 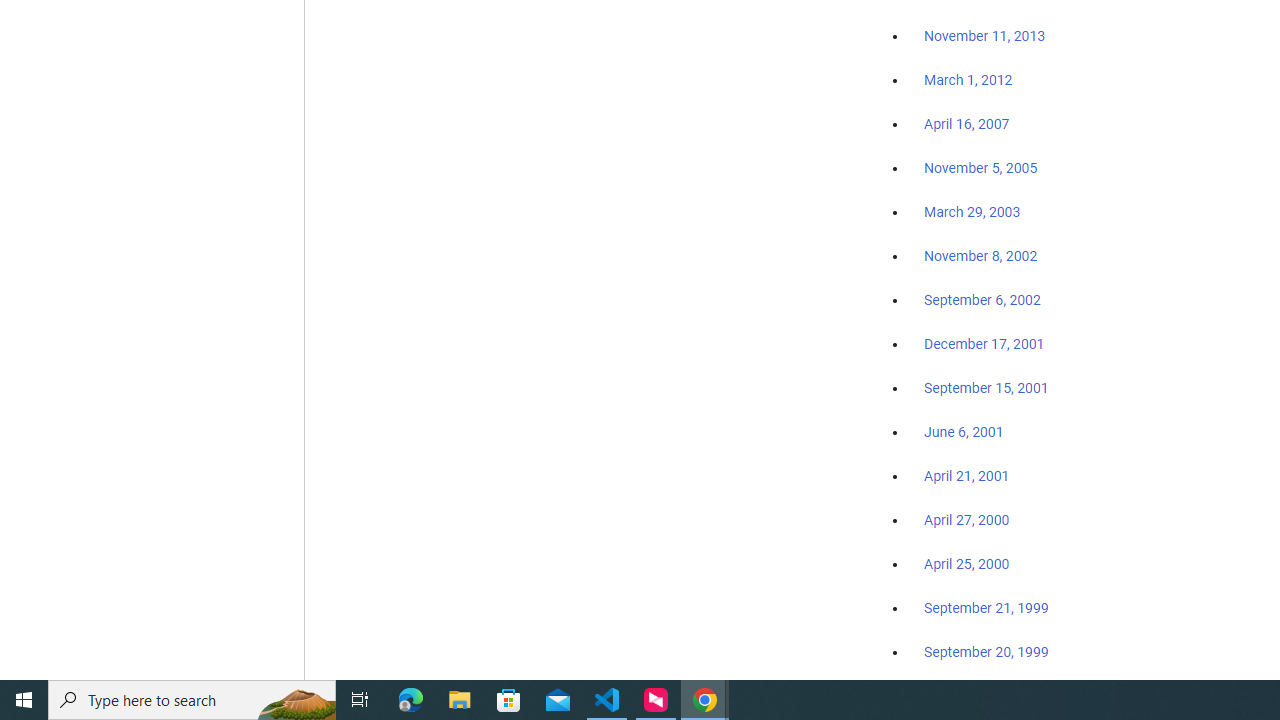 I want to click on 'September 20, 1999', so click(x=986, y=651).